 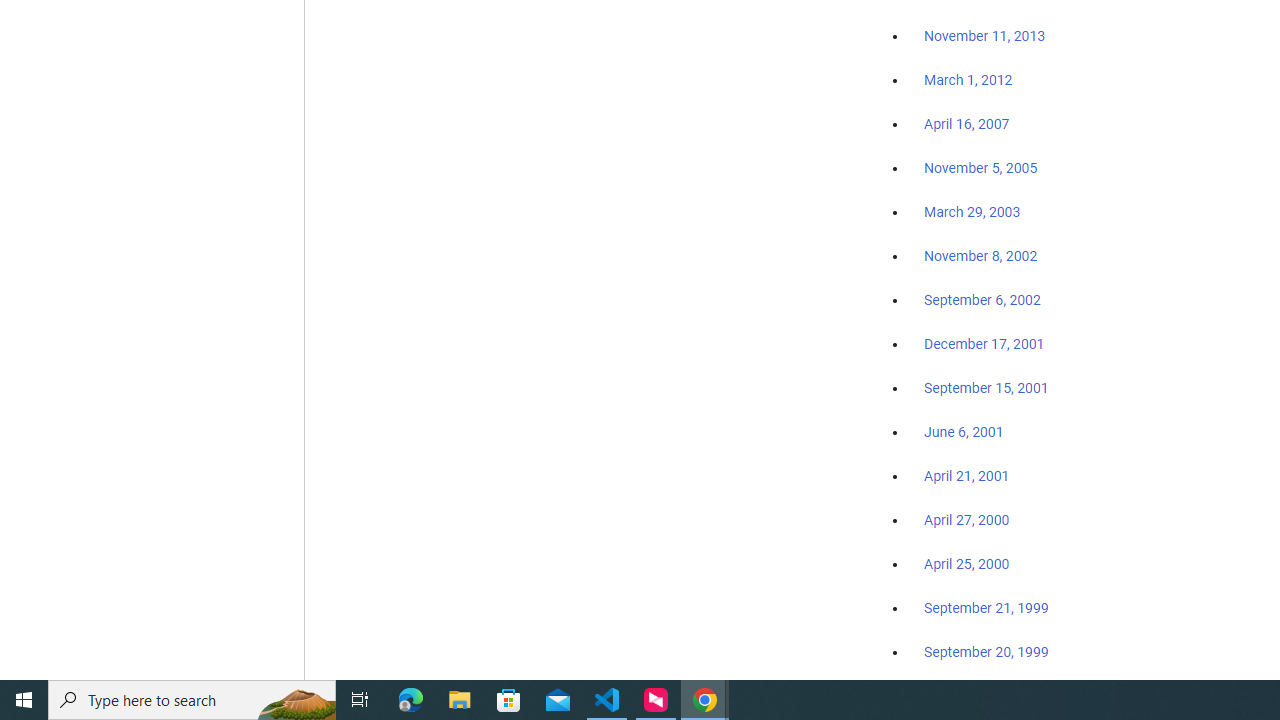 I want to click on 'September 20, 1999', so click(x=986, y=651).